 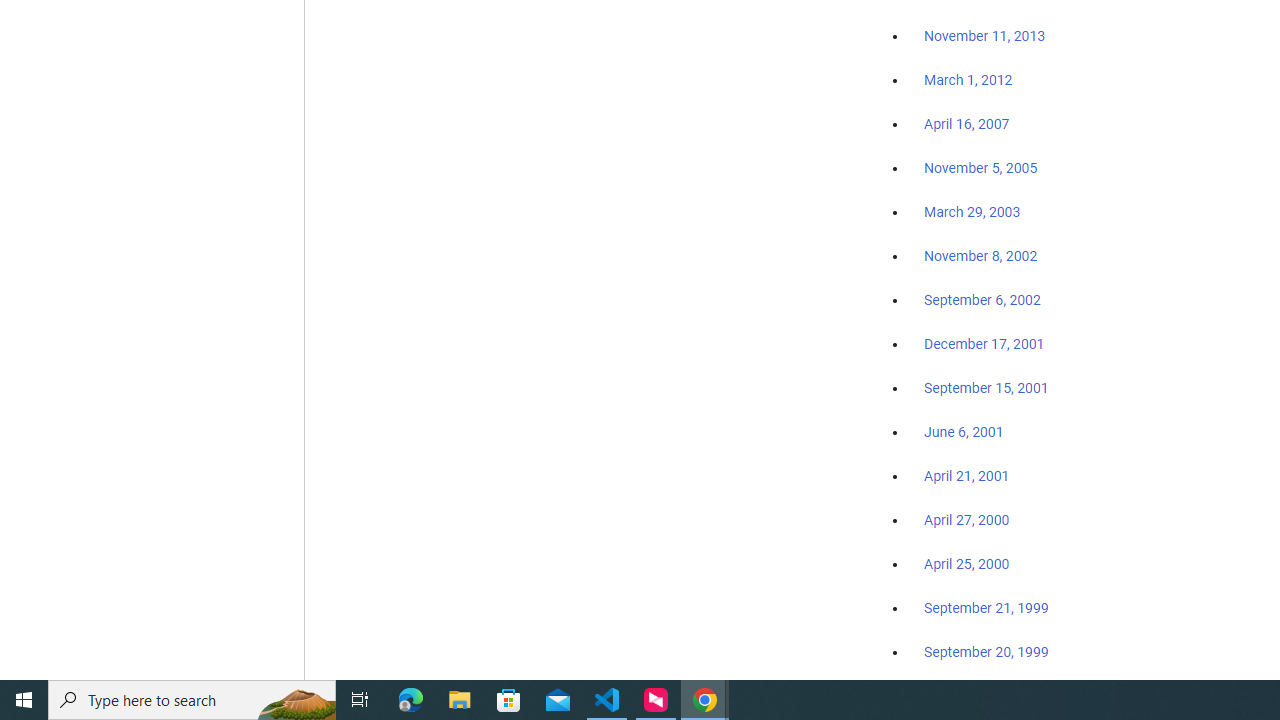 I want to click on 'September 20, 1999', so click(x=986, y=651).